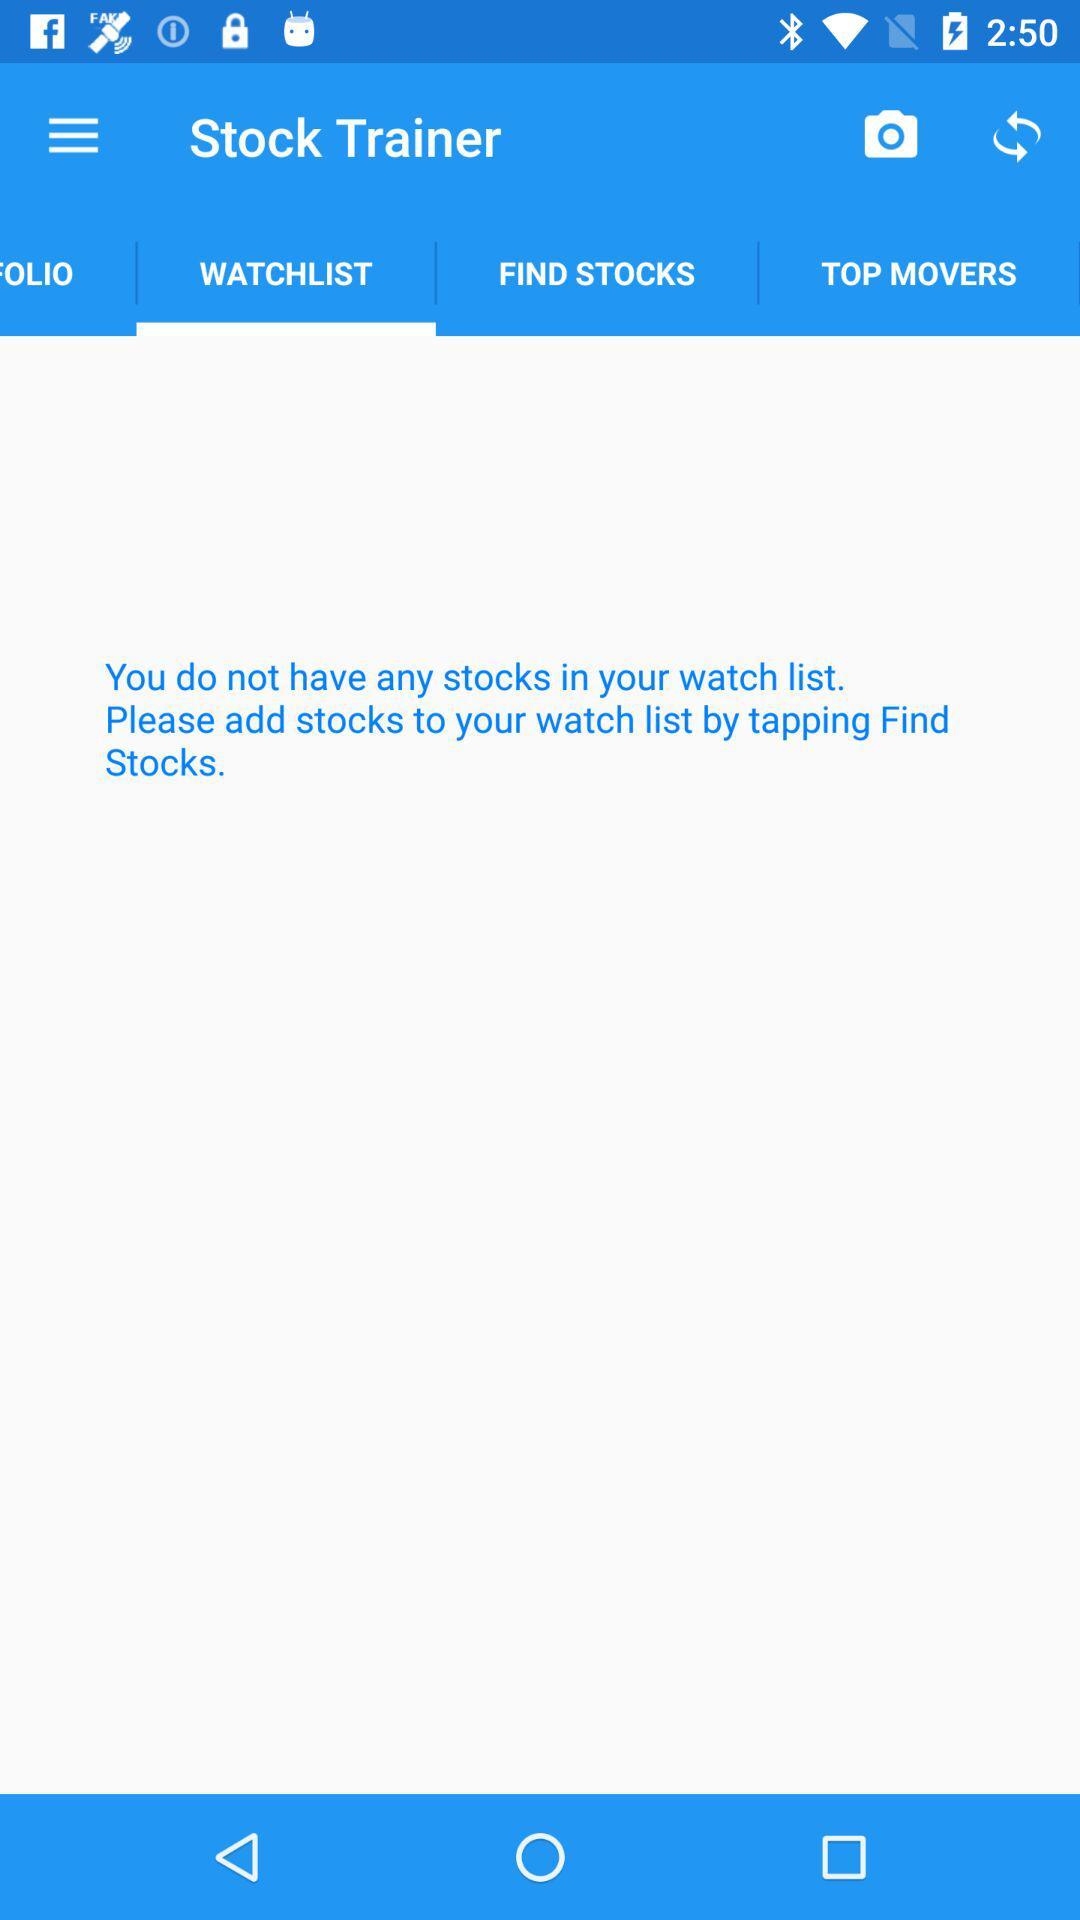 This screenshot has height=1920, width=1080. Describe the element at coordinates (286, 272) in the screenshot. I see `app to the left of the find stocks icon` at that location.